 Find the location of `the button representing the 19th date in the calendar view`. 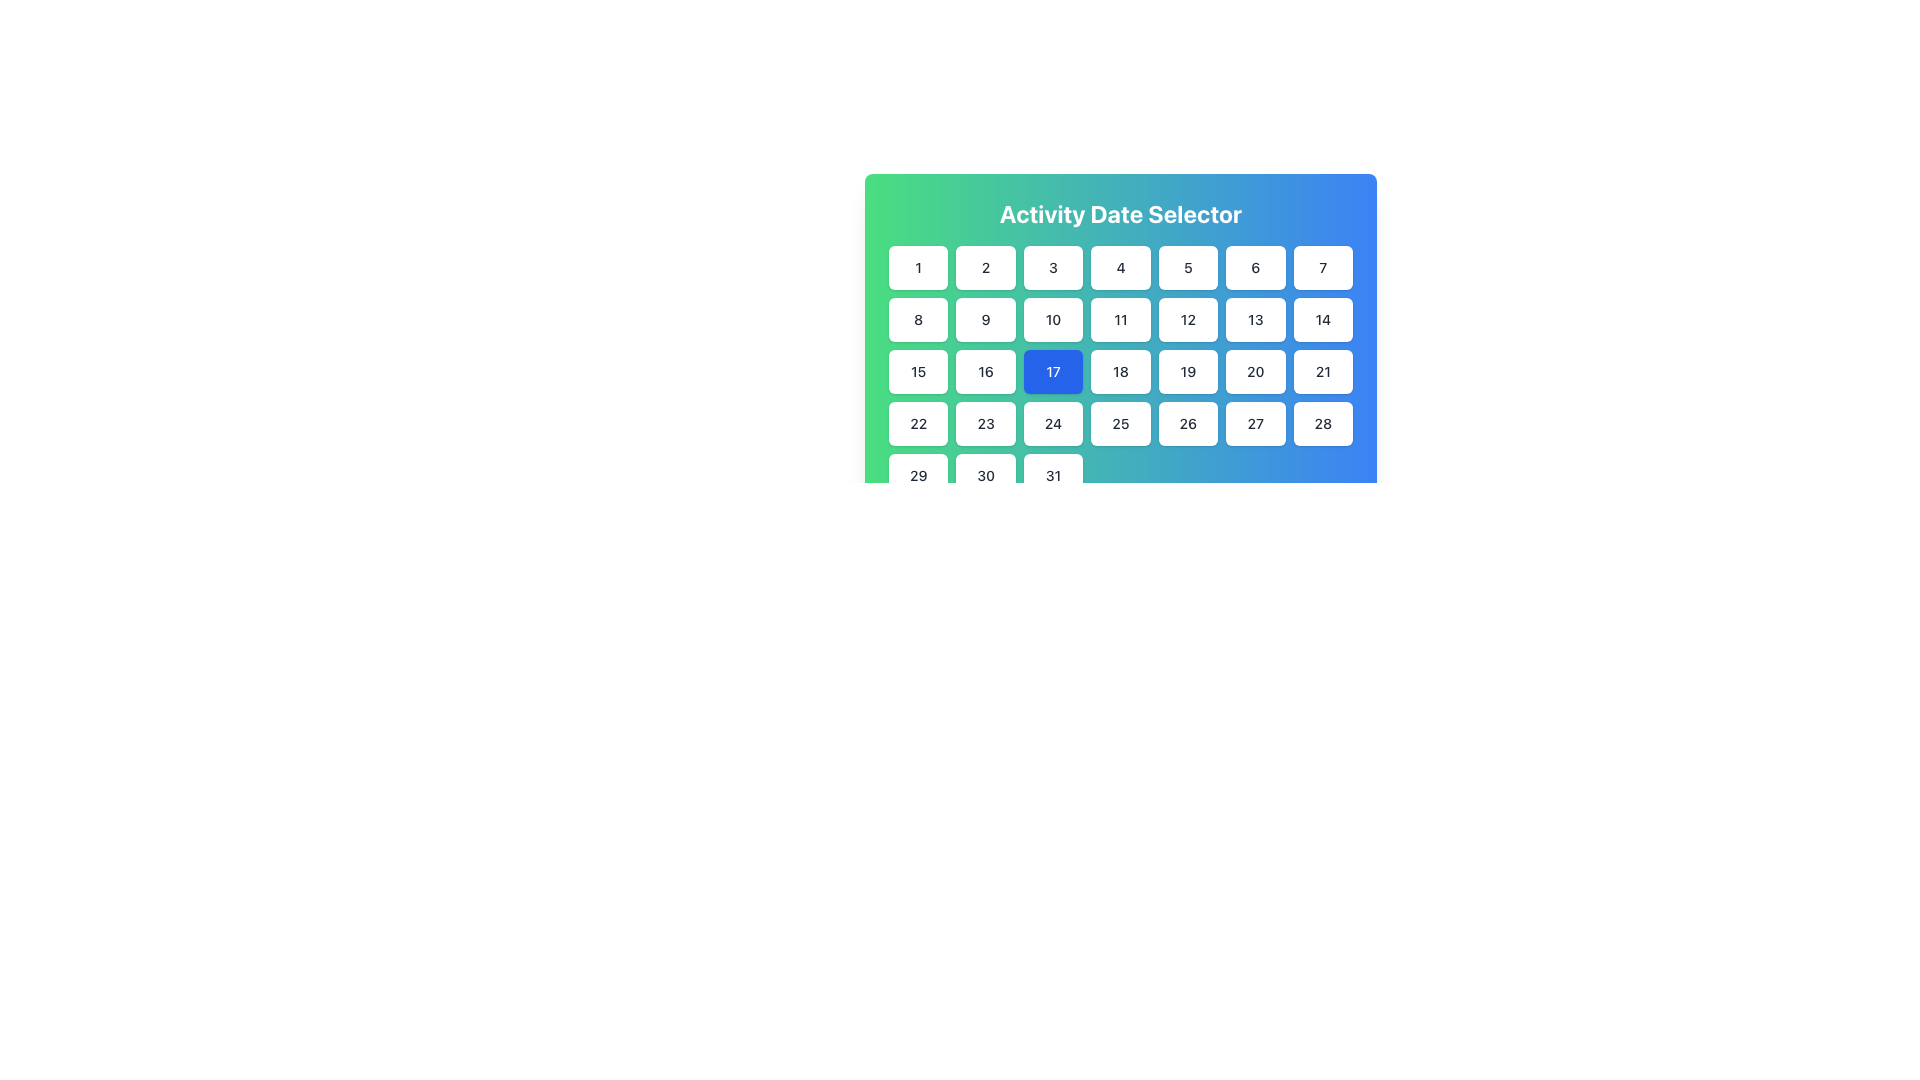

the button representing the 19th date in the calendar view is located at coordinates (1188, 371).